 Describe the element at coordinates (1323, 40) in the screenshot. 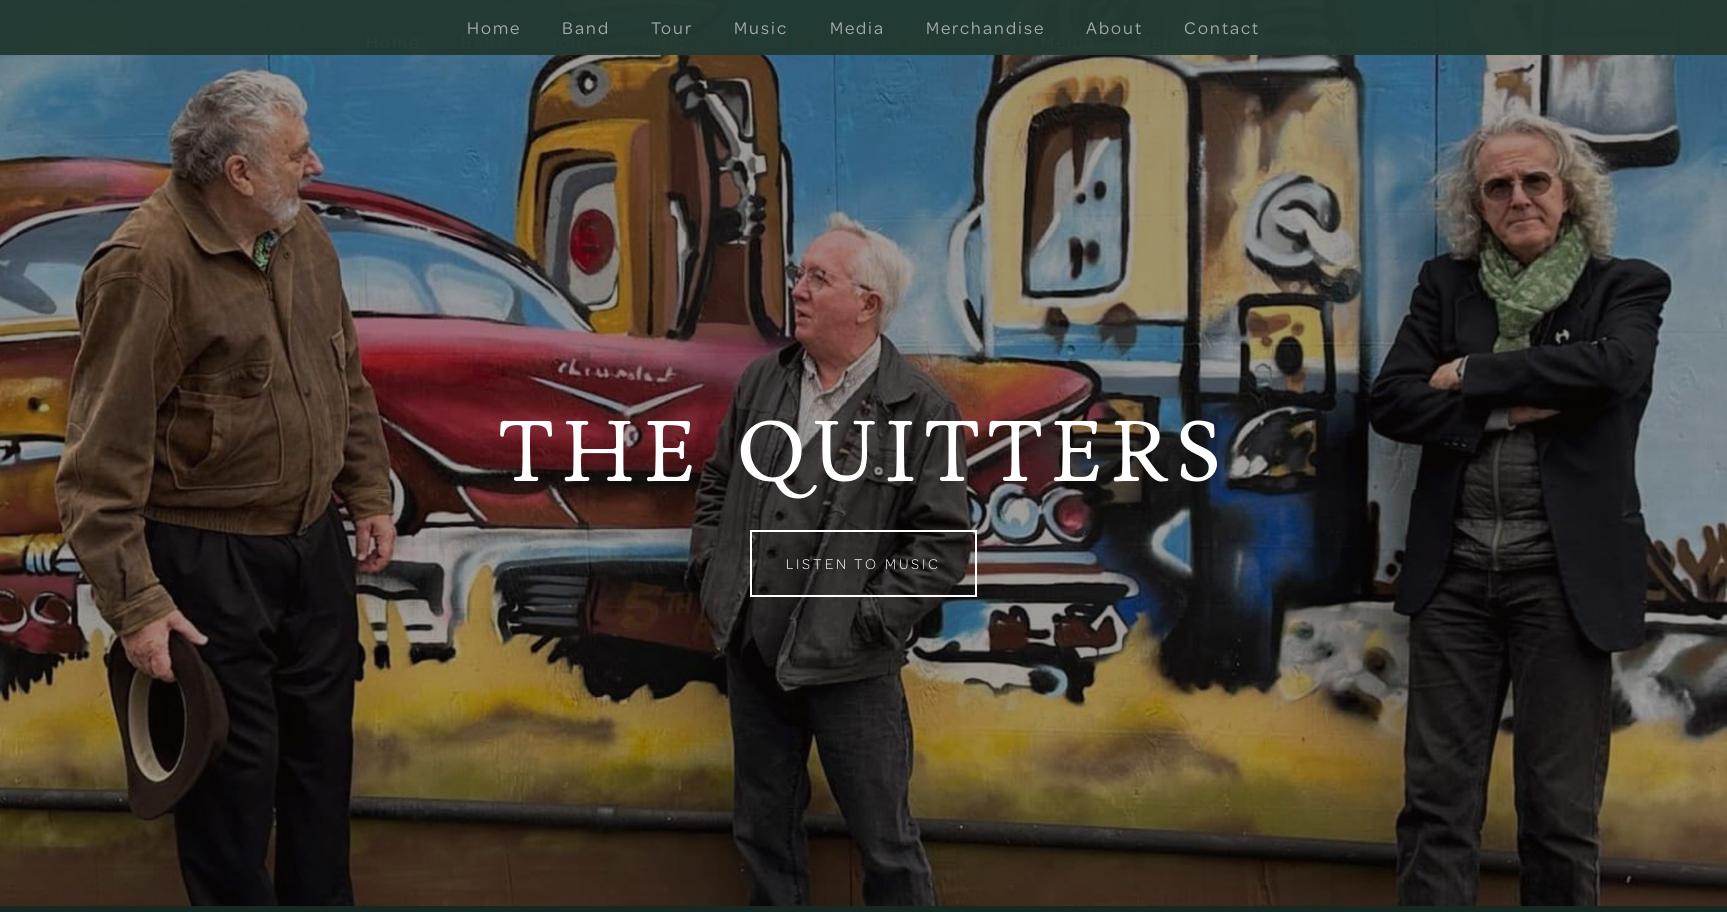

I see `'About'` at that location.